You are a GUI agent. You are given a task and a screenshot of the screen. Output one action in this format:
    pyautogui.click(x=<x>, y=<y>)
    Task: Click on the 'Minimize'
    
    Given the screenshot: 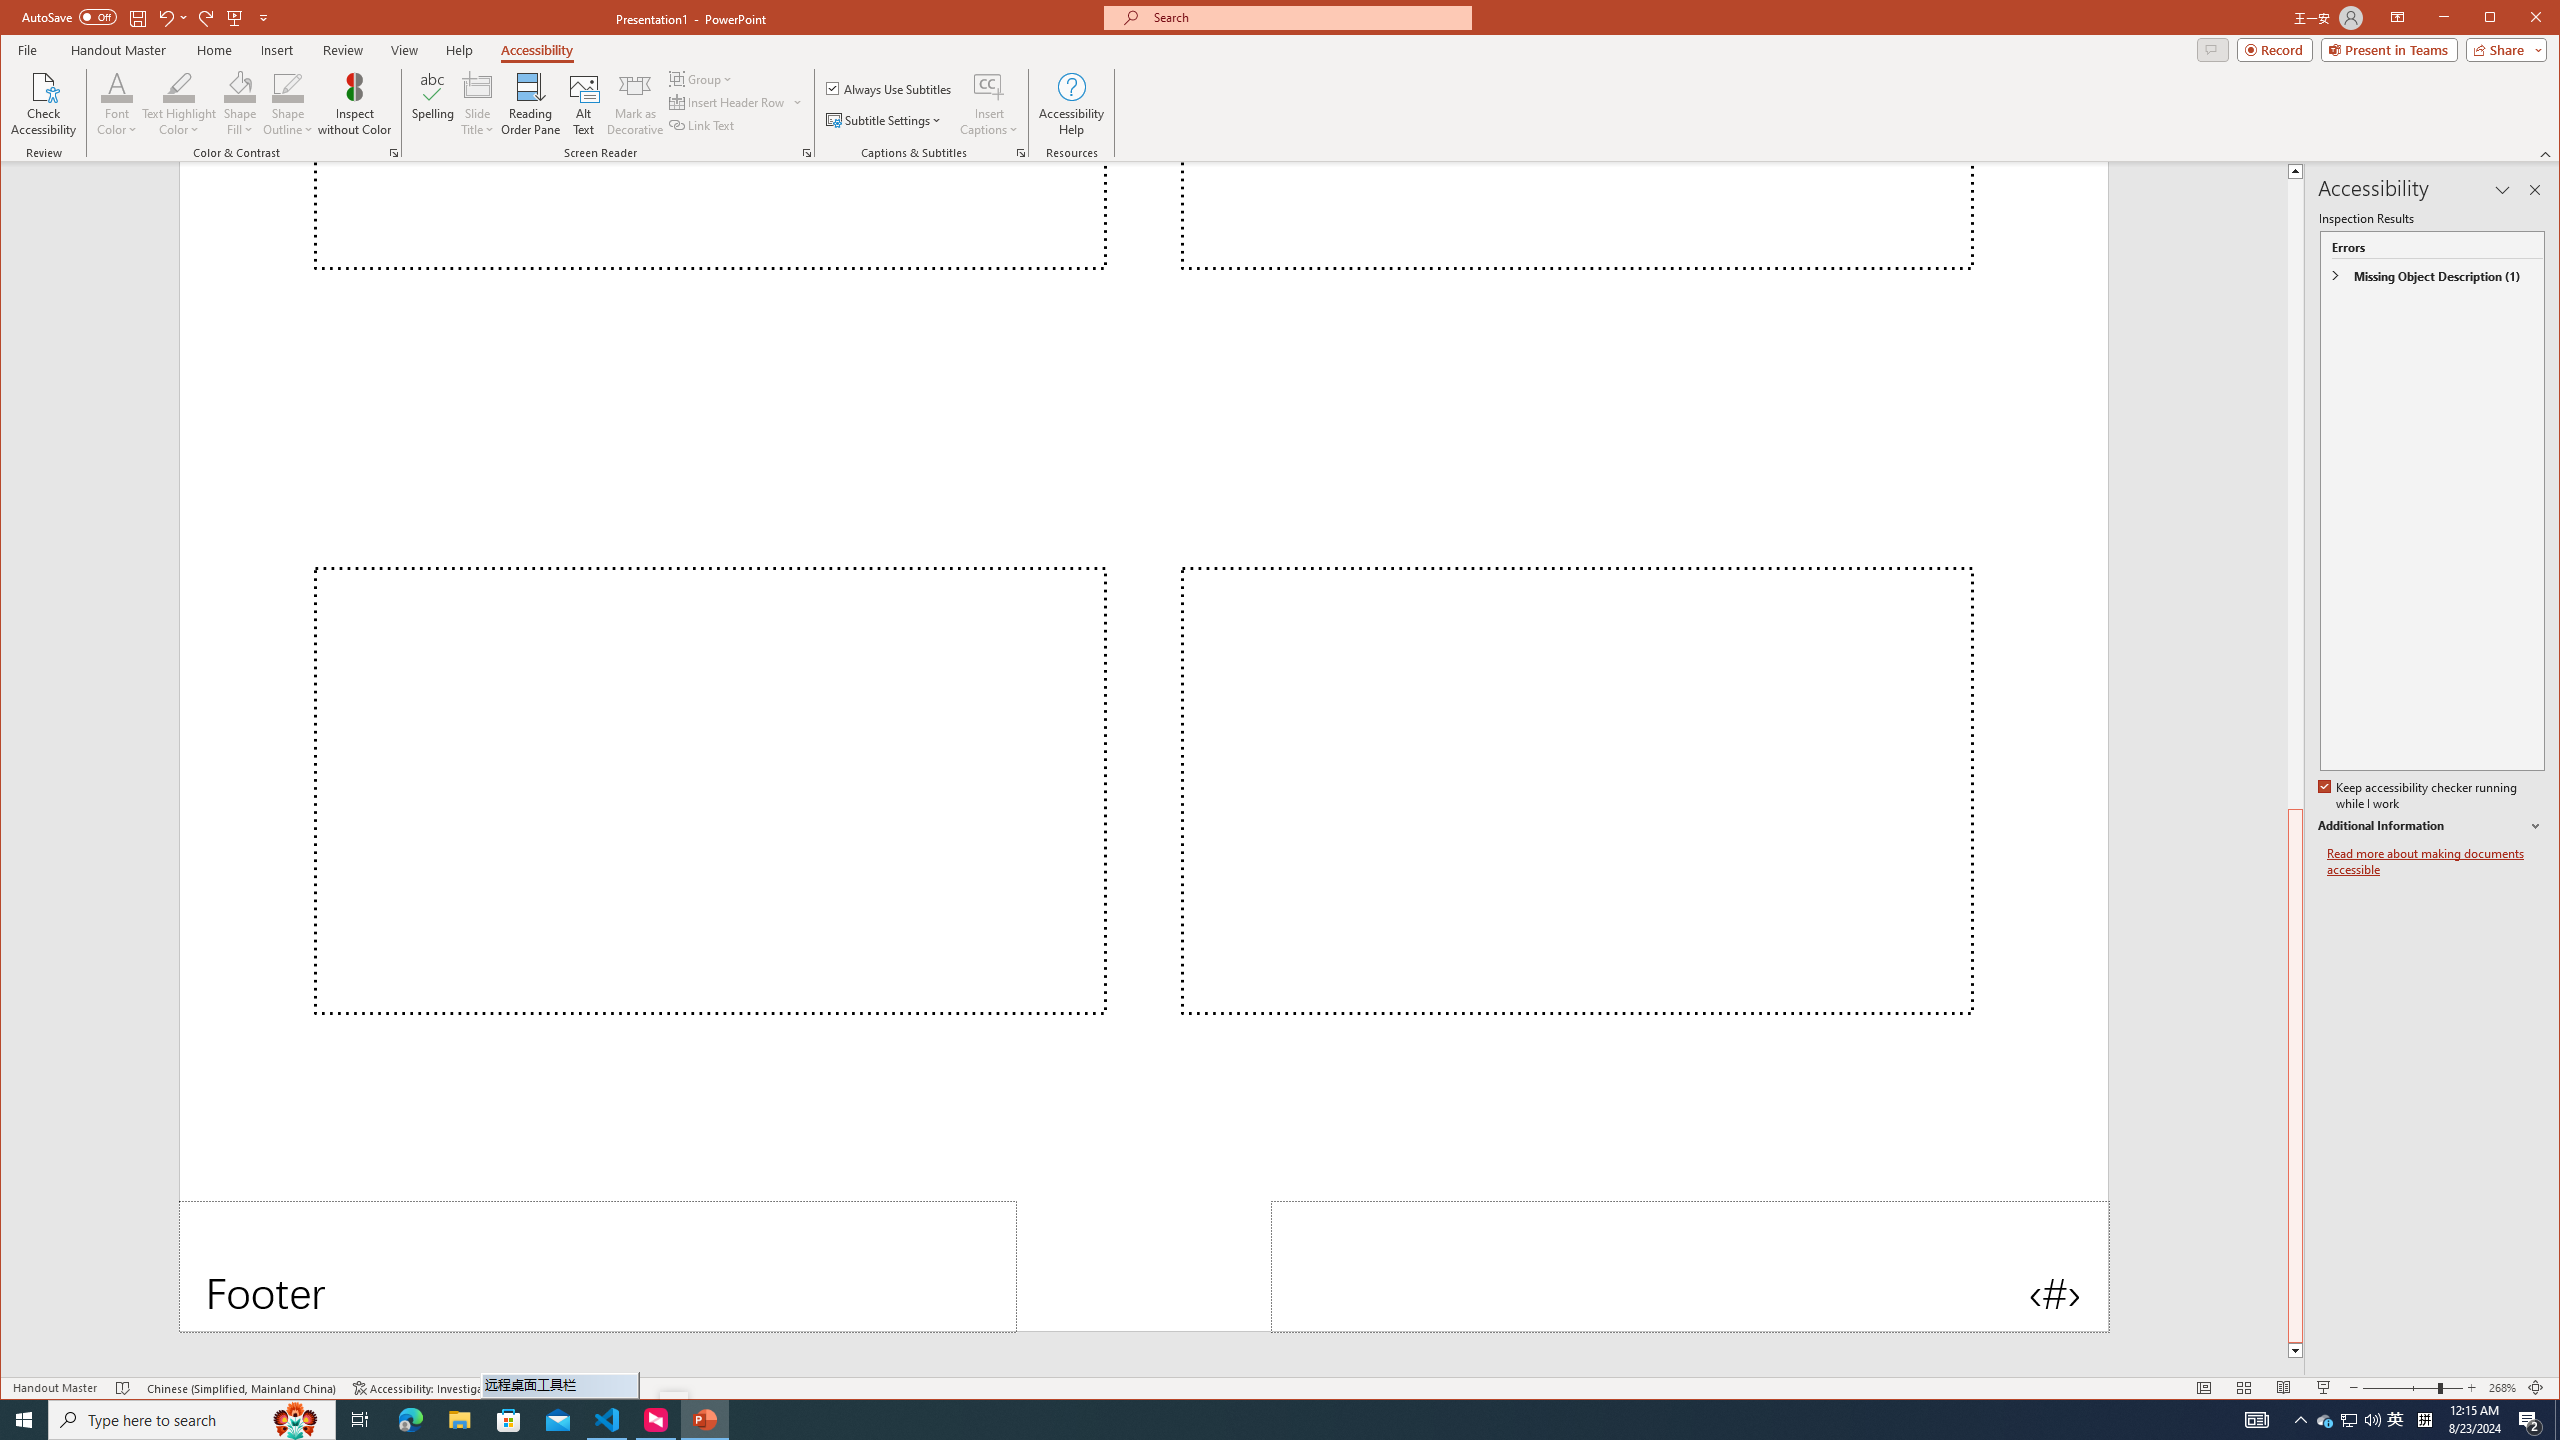 What is the action you would take?
    pyautogui.click(x=2496, y=19)
    